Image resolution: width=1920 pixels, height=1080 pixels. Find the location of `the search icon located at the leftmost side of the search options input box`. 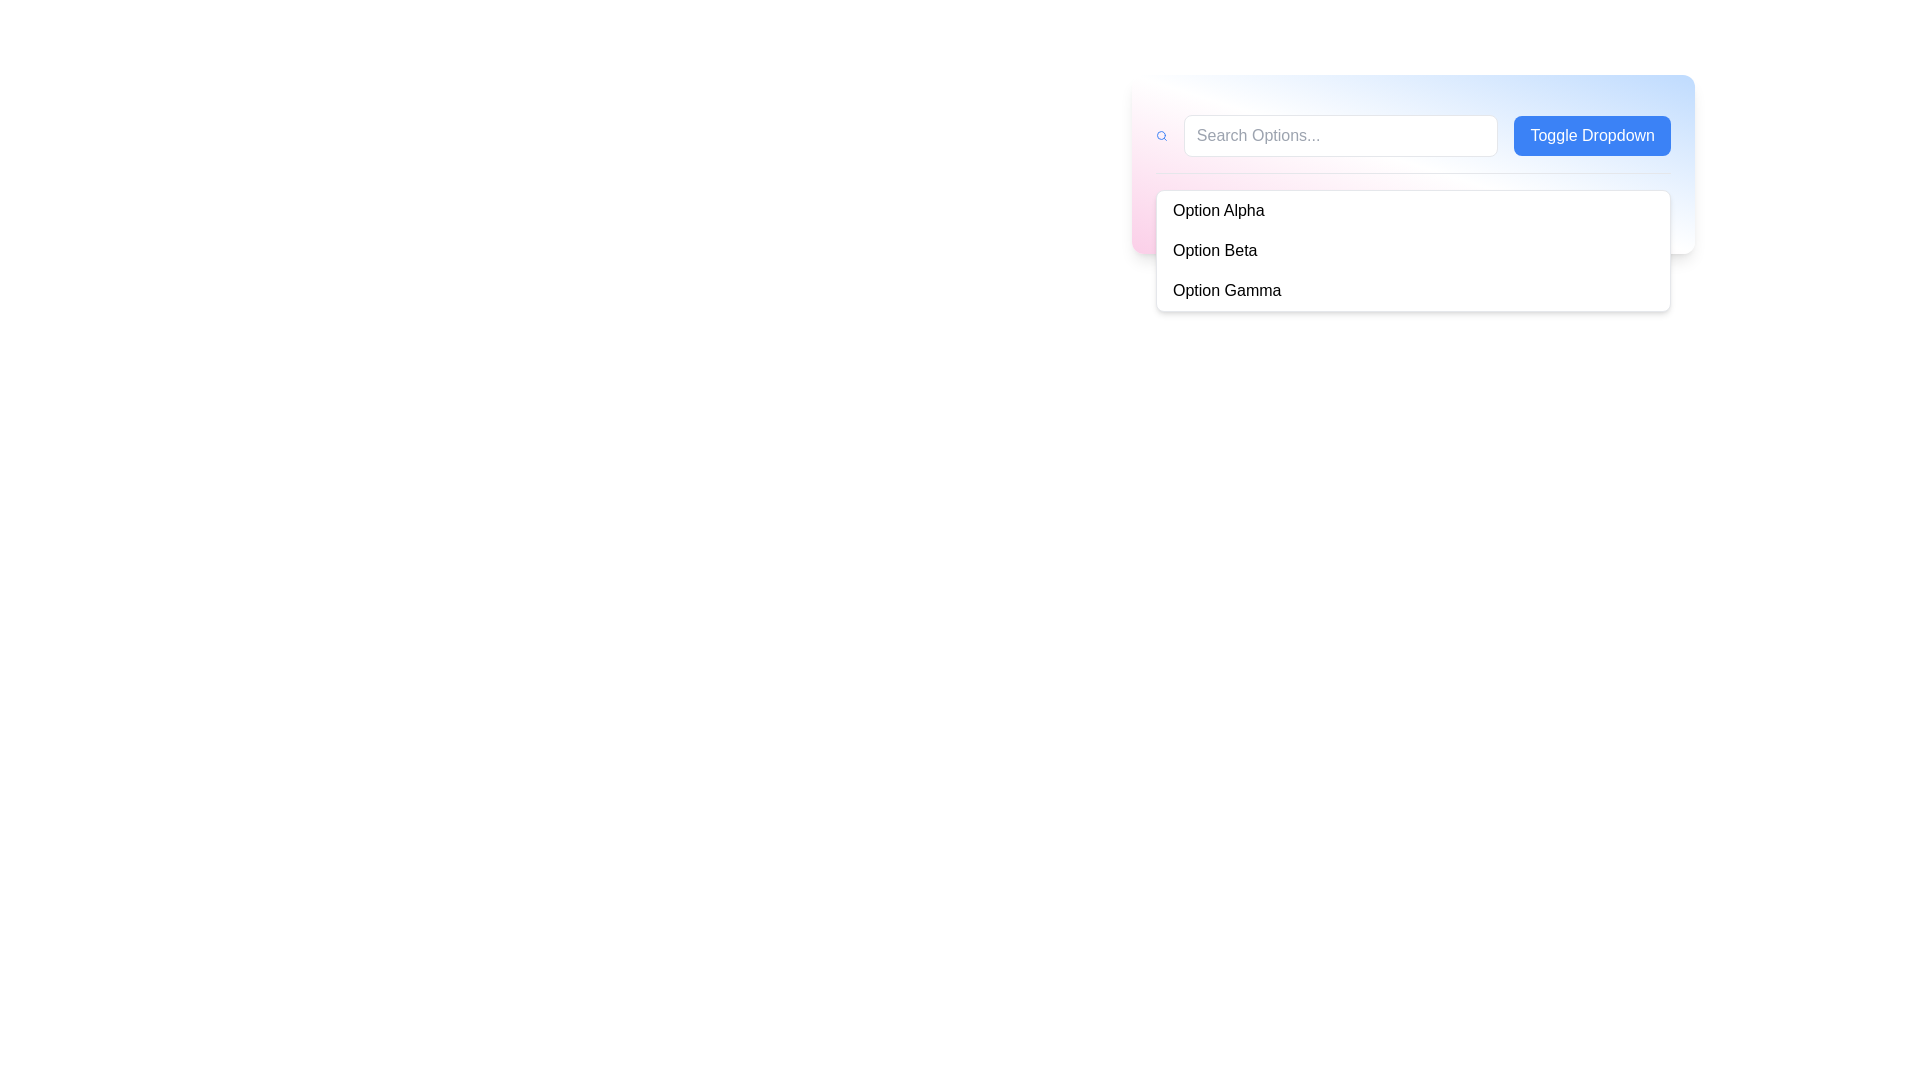

the search icon located at the leftmost side of the search options input box is located at coordinates (1161, 135).